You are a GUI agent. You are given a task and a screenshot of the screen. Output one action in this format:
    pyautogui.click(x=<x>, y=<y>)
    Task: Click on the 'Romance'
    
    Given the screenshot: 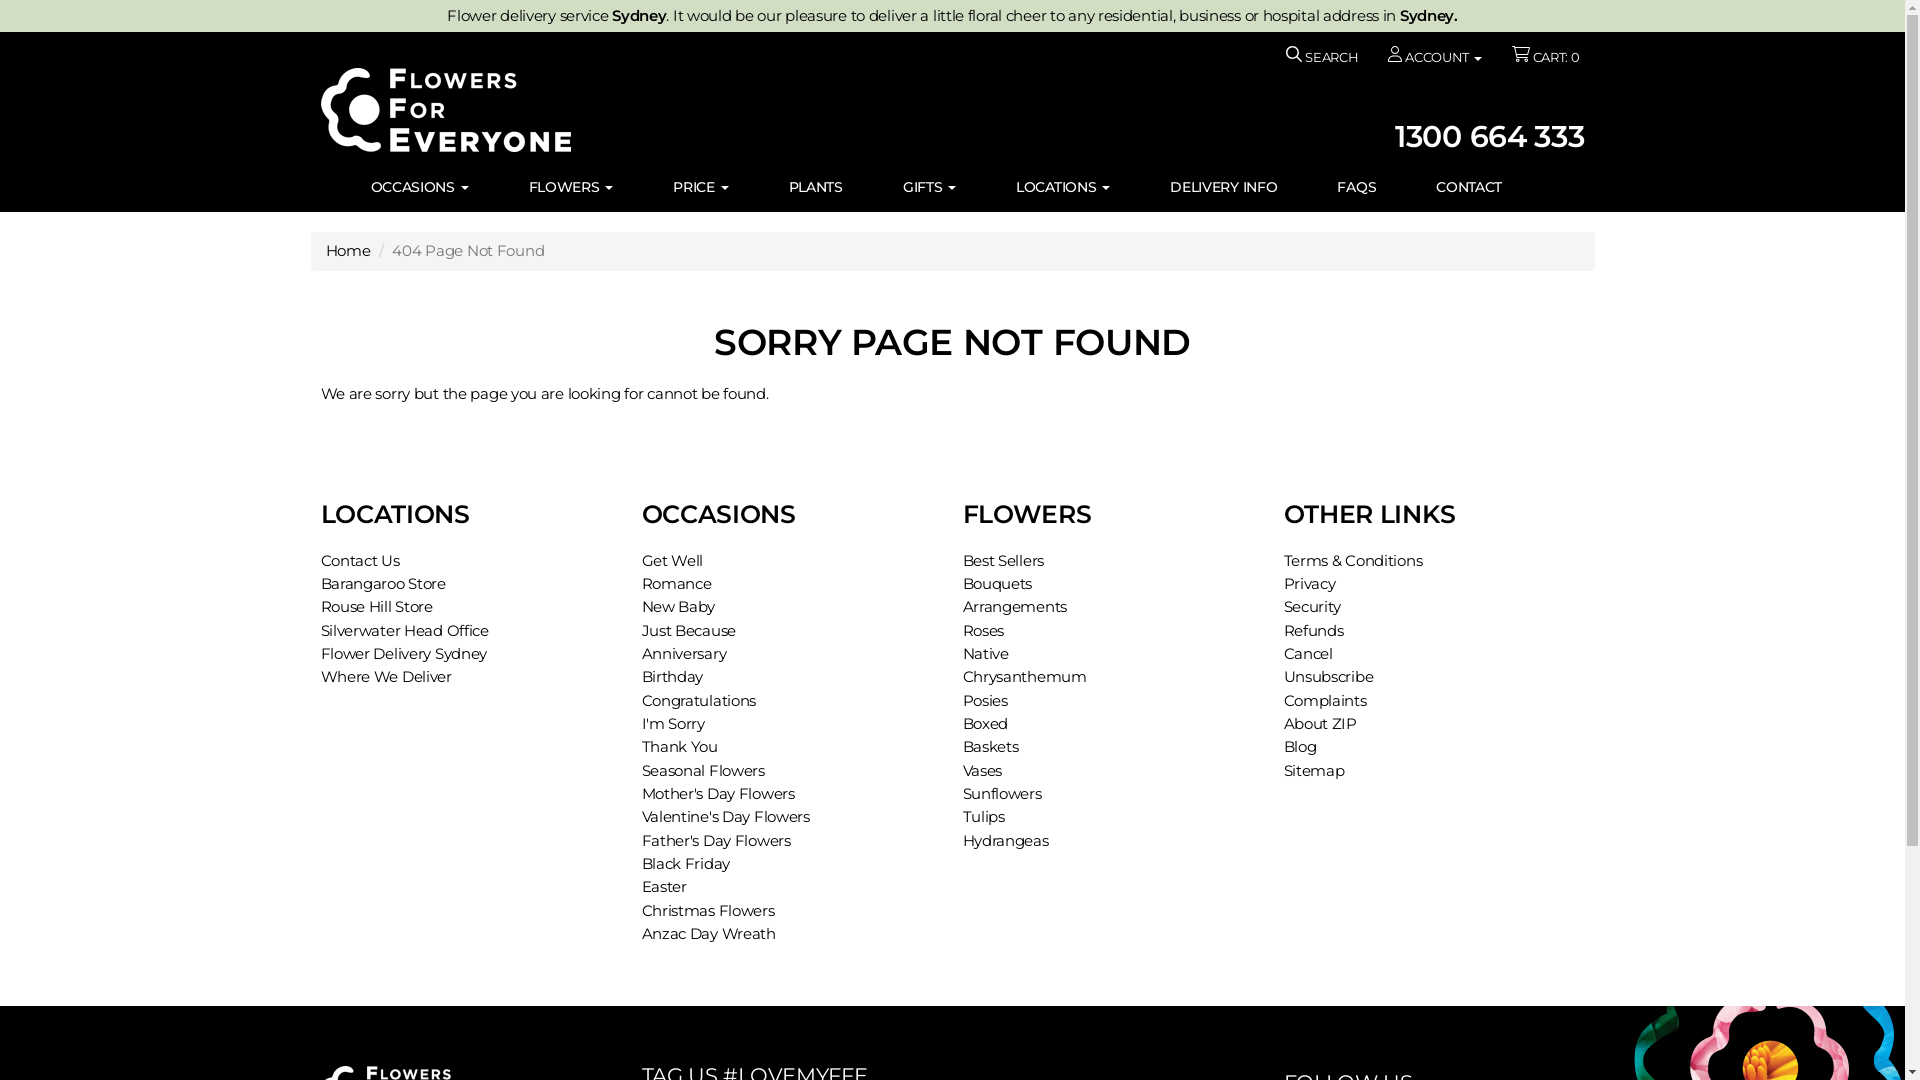 What is the action you would take?
    pyautogui.click(x=676, y=583)
    